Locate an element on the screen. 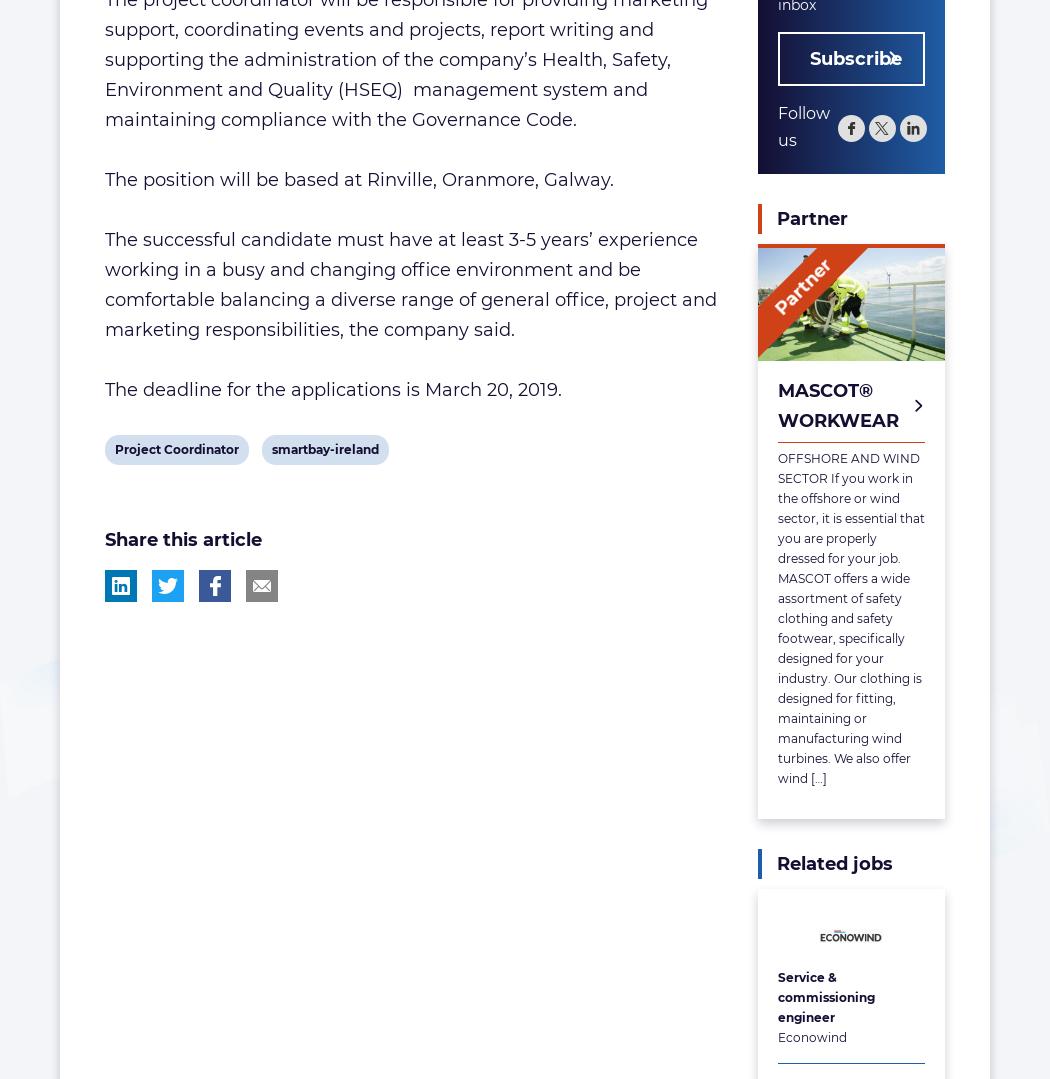 The height and width of the screenshot is (1079, 1050). 'OFFSHORE AND WIND SECTOR If you work in the offshore or wind sector, it is essential that you are properly dressed for your job. MASCOT offers a wide assortment of safety clothing and safety footwear, specifically designed for your industry. Our clothing is designed for fitting, maintaining or manufacturing wind turbines. We also offer wind […]' is located at coordinates (850, 617).